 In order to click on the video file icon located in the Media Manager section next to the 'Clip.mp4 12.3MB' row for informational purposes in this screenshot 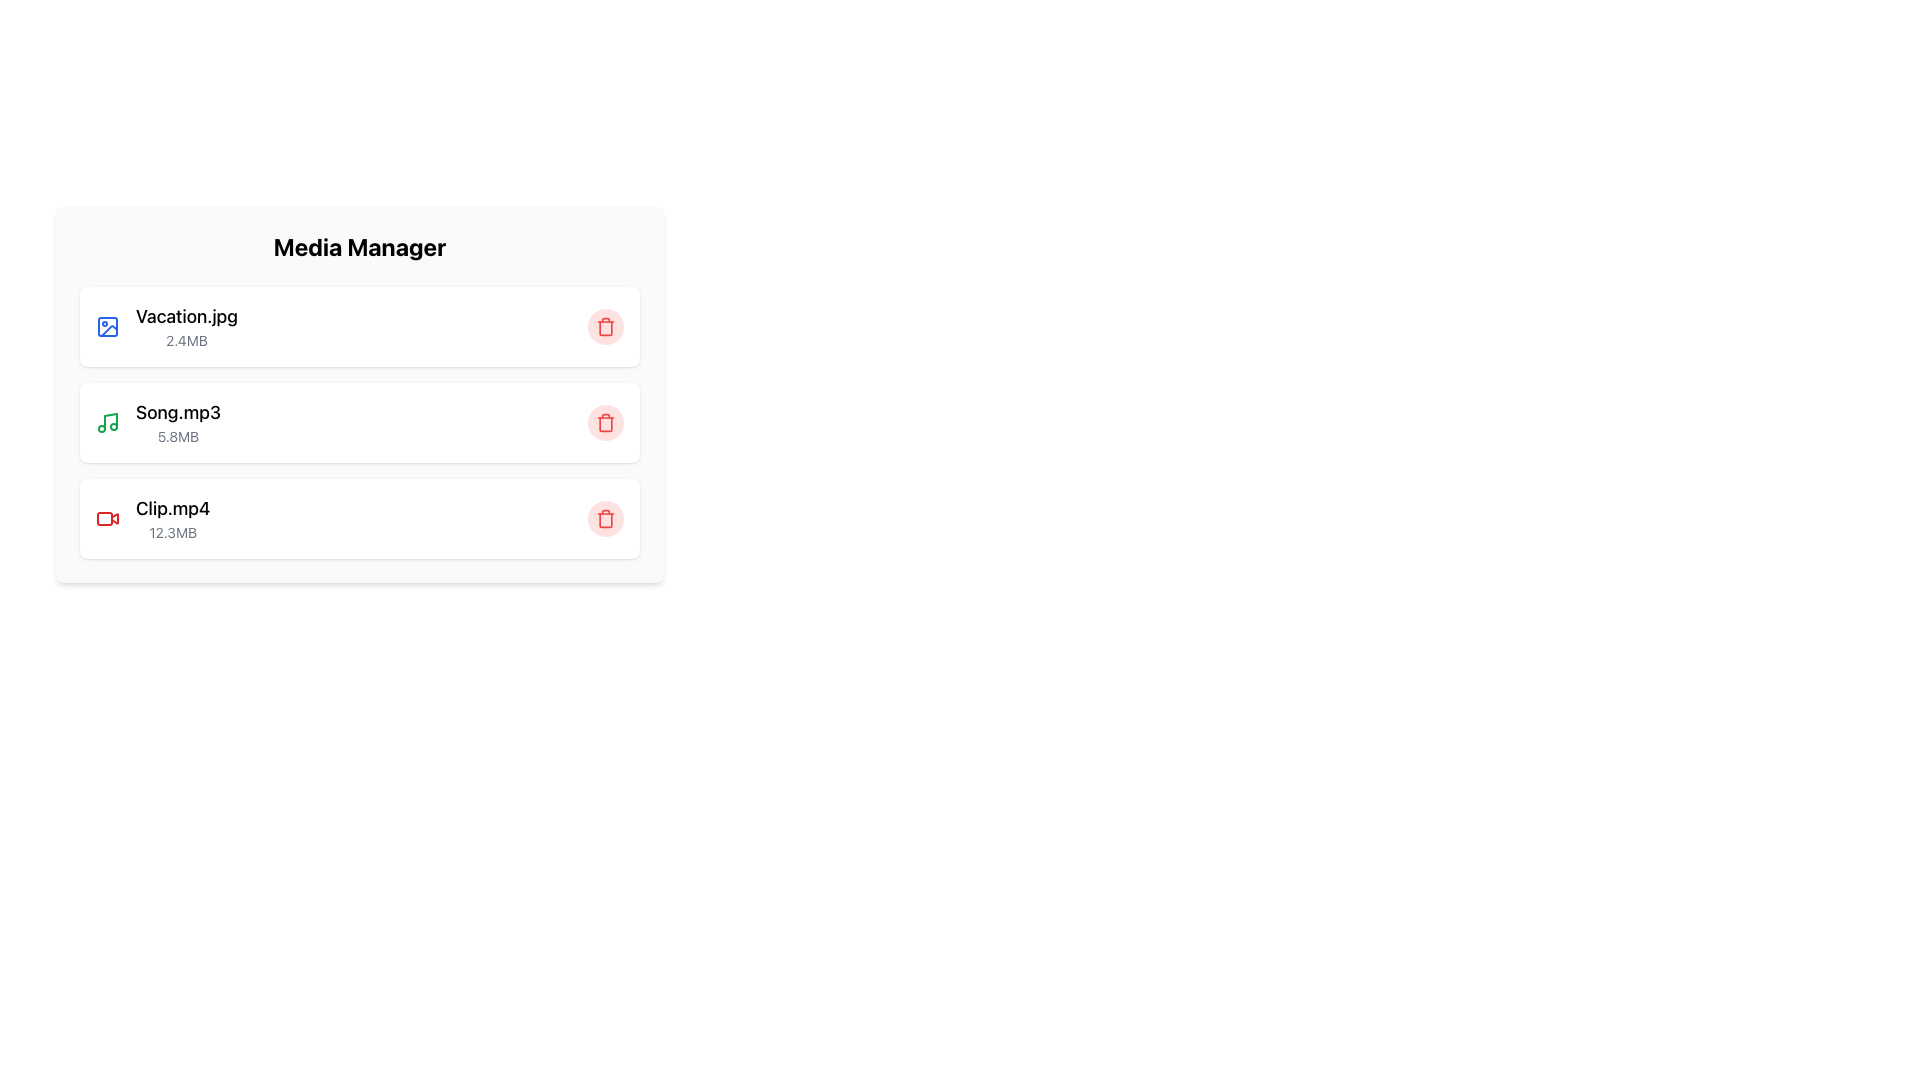, I will do `click(107, 518)`.